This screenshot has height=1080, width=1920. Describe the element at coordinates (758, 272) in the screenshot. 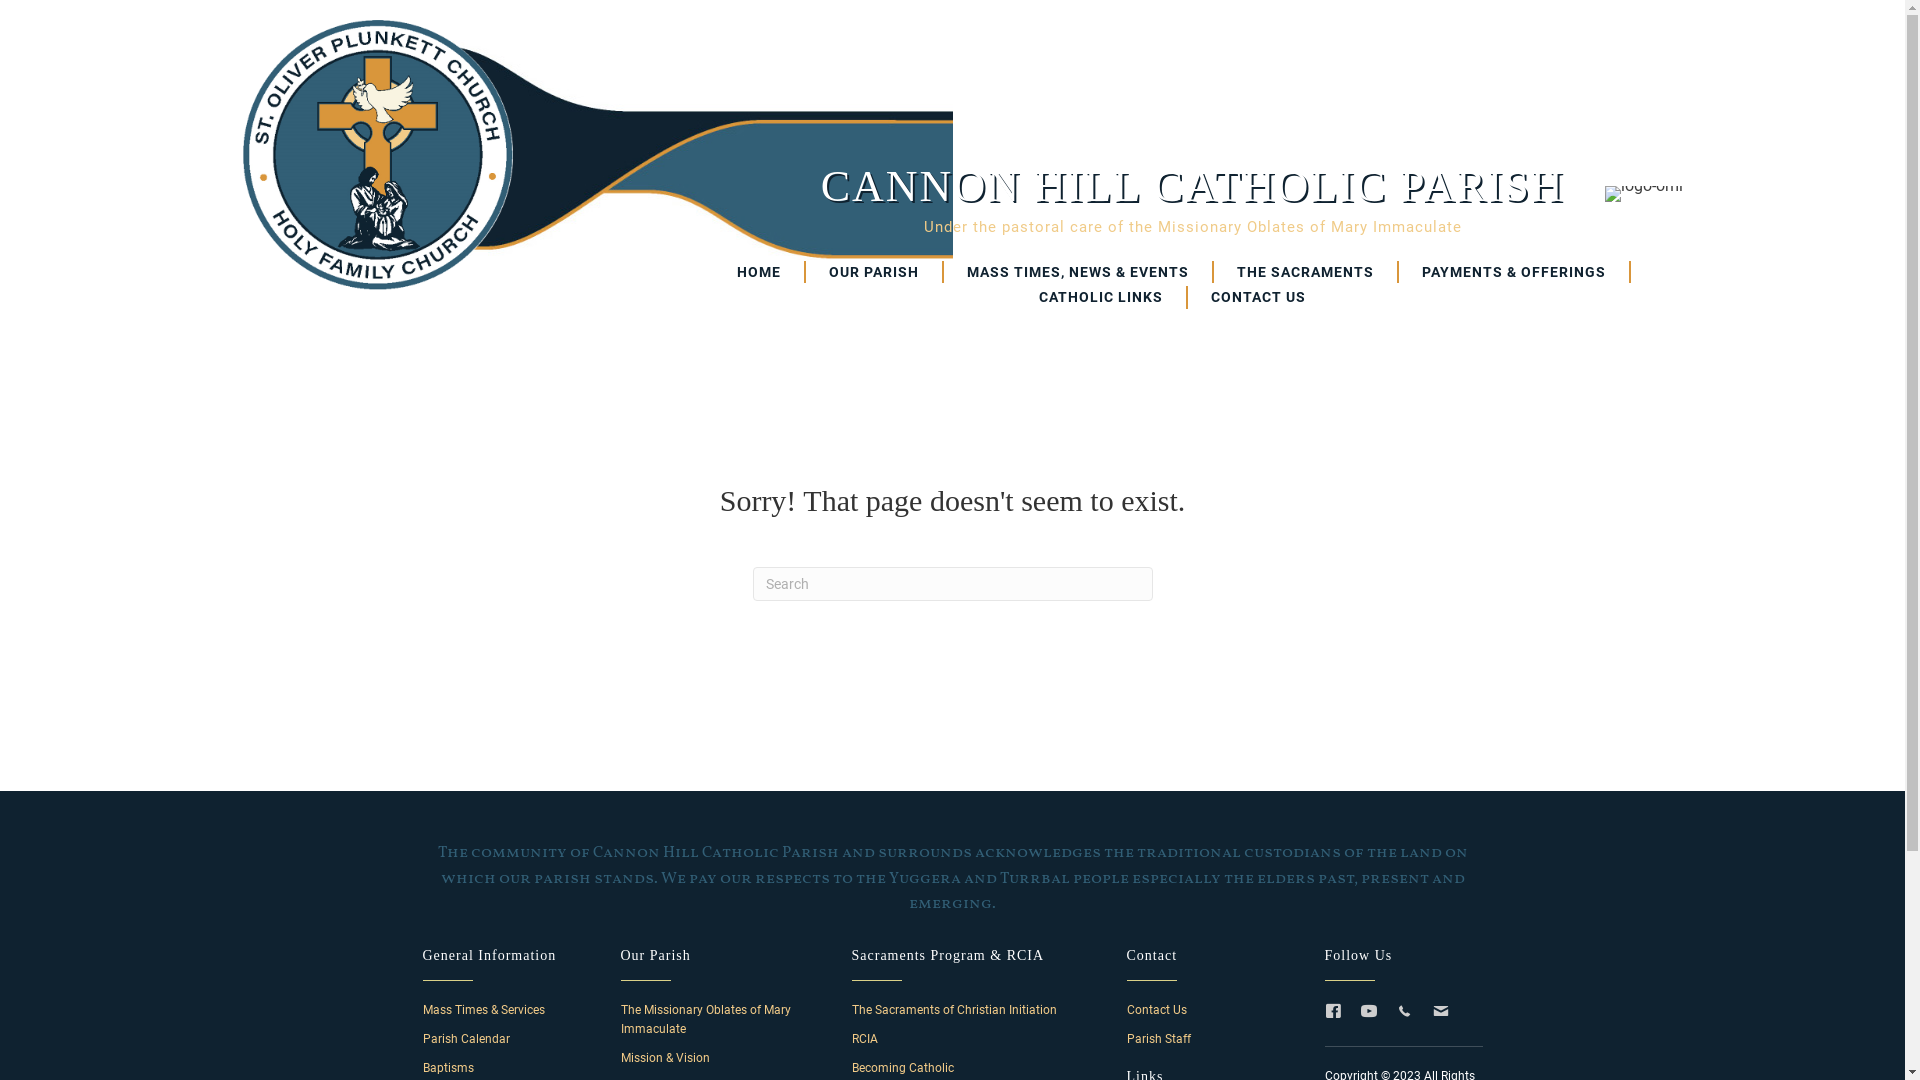

I see `'HOME'` at that location.